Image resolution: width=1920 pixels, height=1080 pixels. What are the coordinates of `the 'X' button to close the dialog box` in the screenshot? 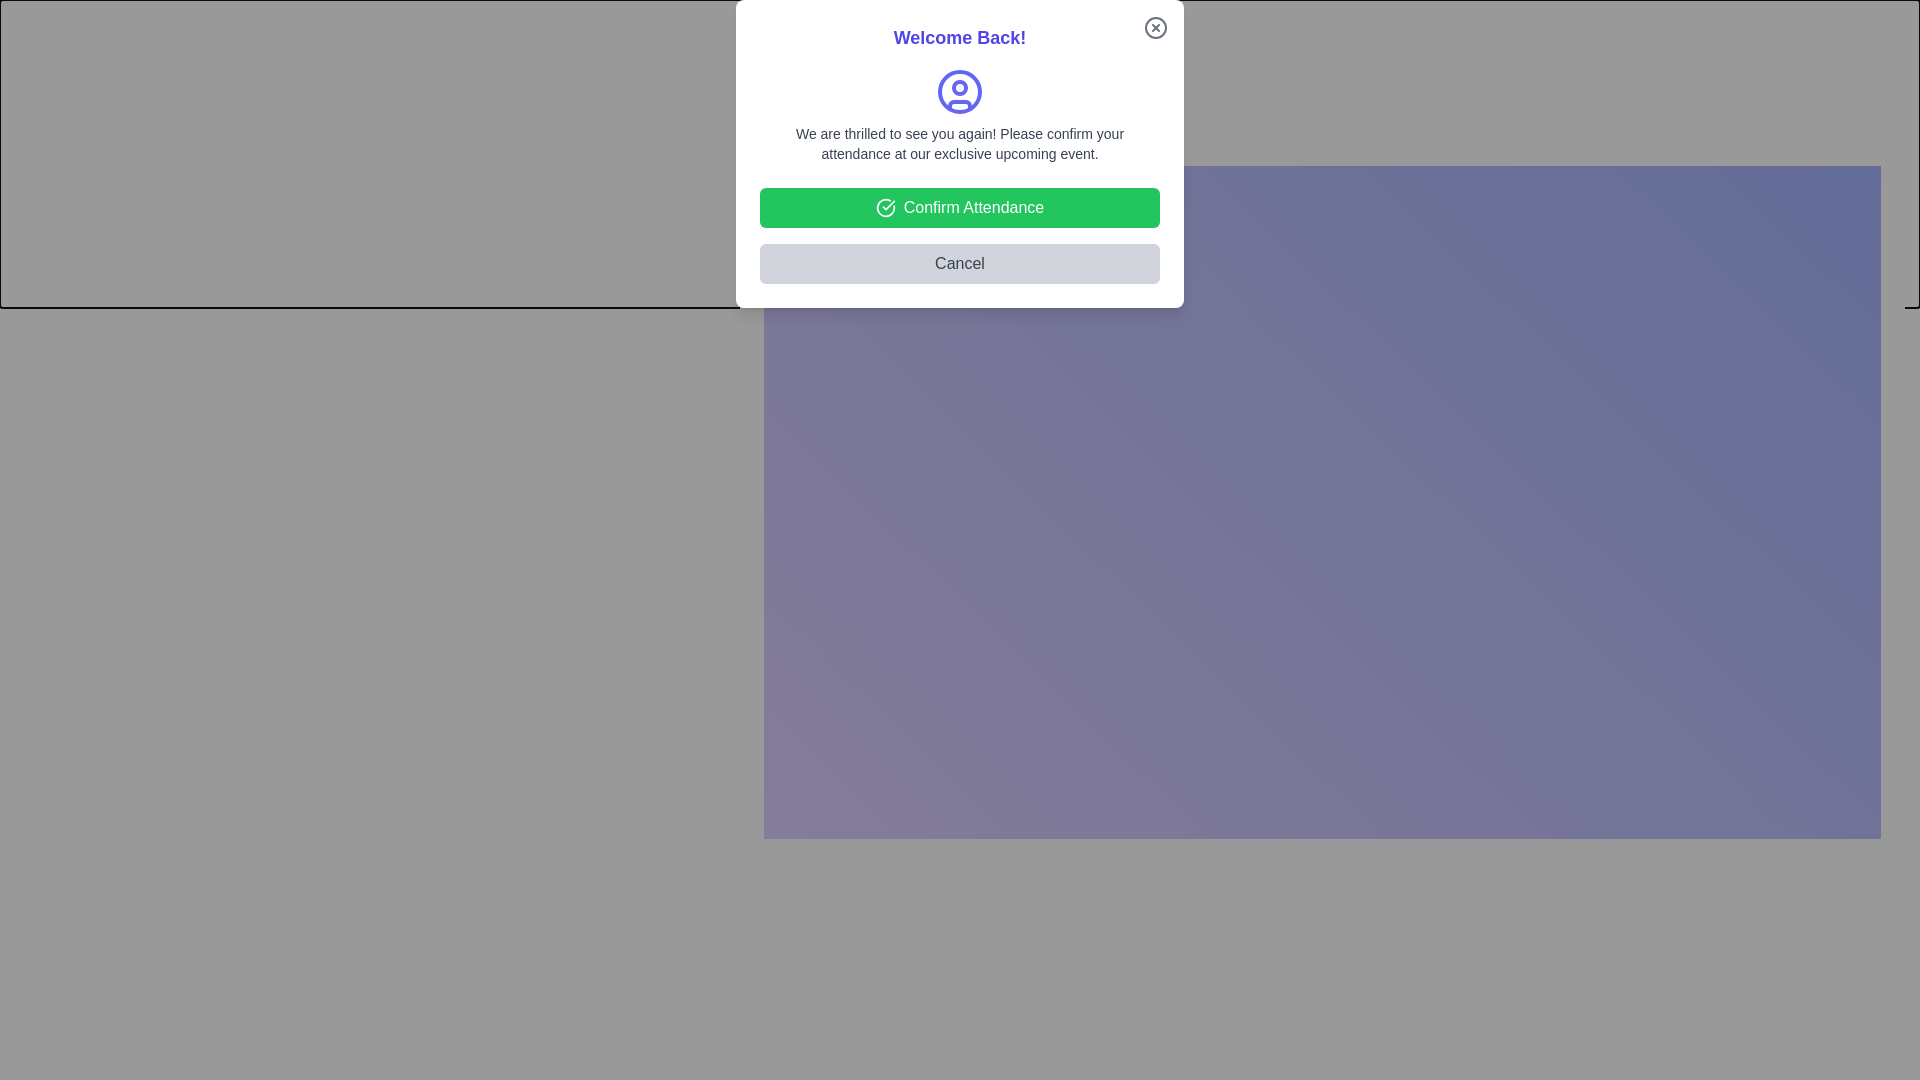 It's located at (1904, 141).